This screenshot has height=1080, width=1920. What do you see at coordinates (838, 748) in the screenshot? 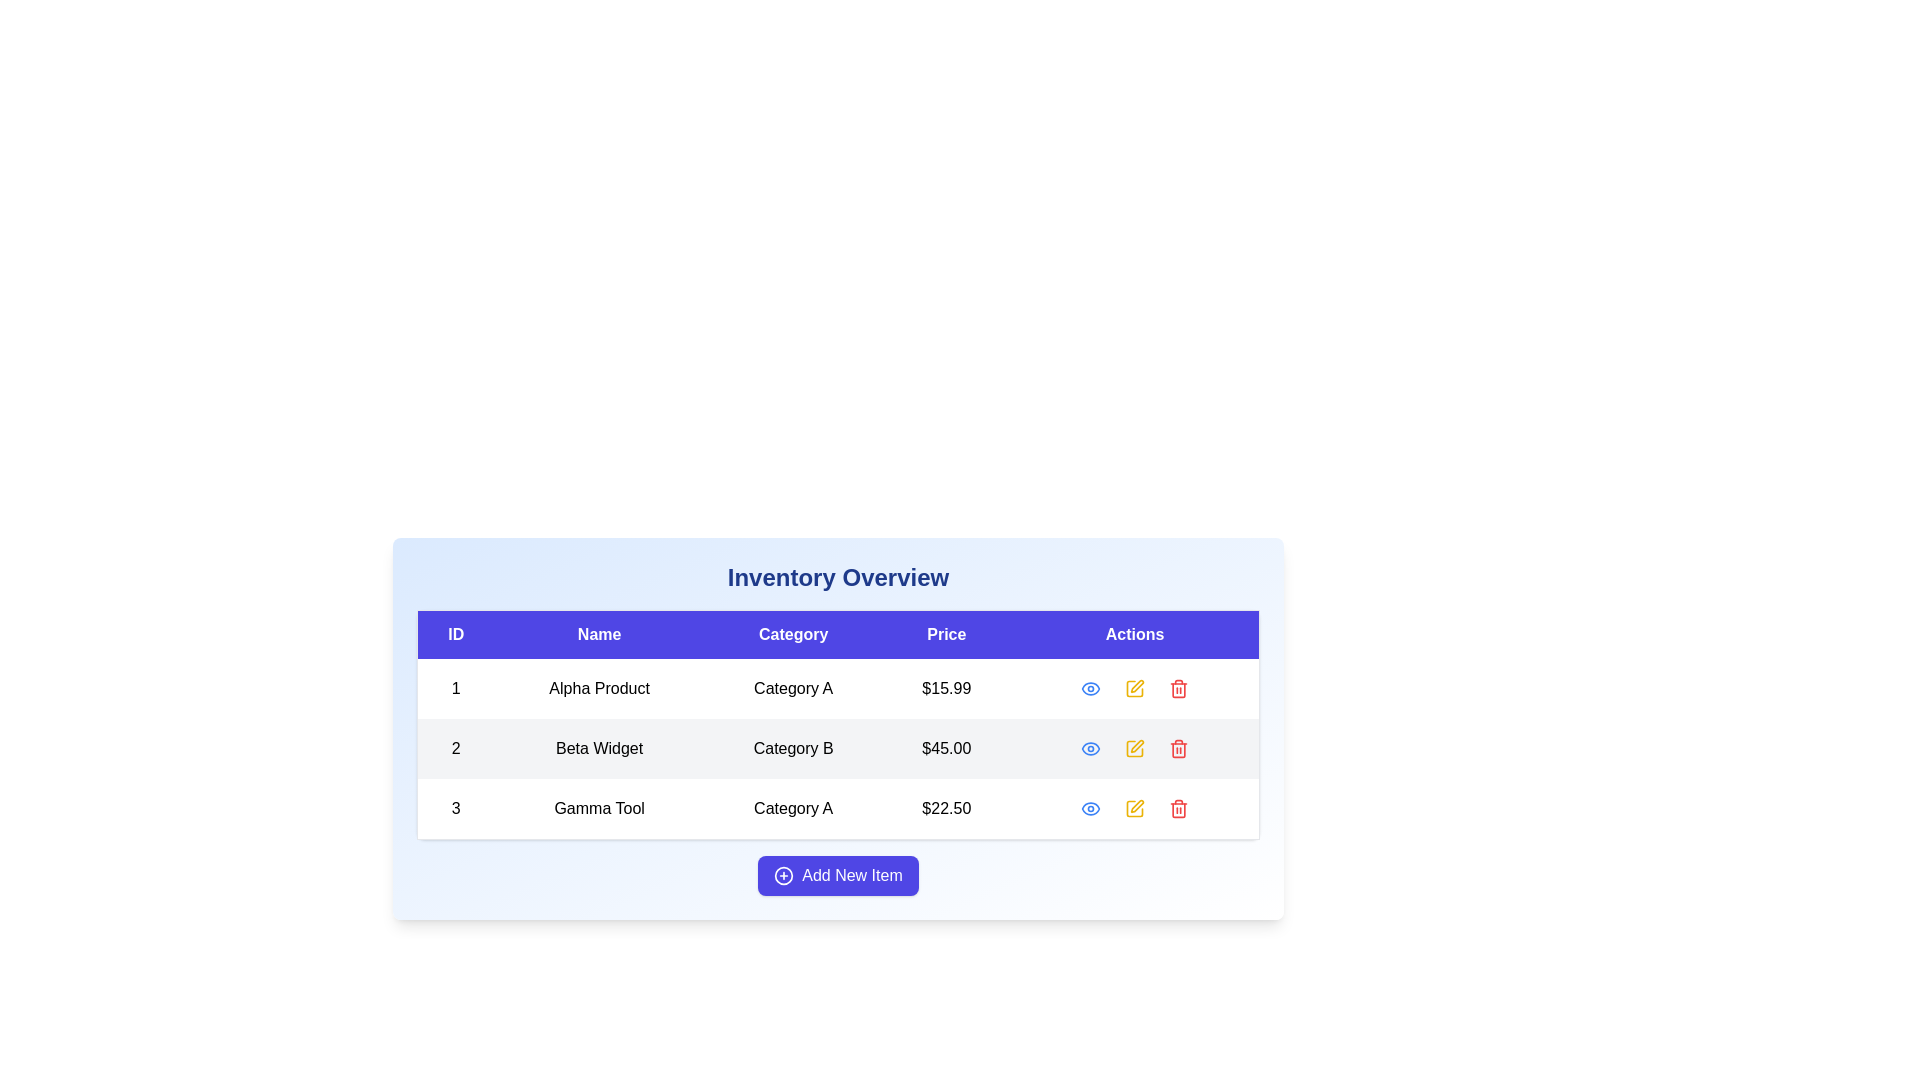
I see `the second table row containing the ID '2', name 'Beta Widget', category 'Category B', and price '$45.00'. This row is positioned between the rows for 'Alpha Product' and 'Gamma Tool'` at bounding box center [838, 748].